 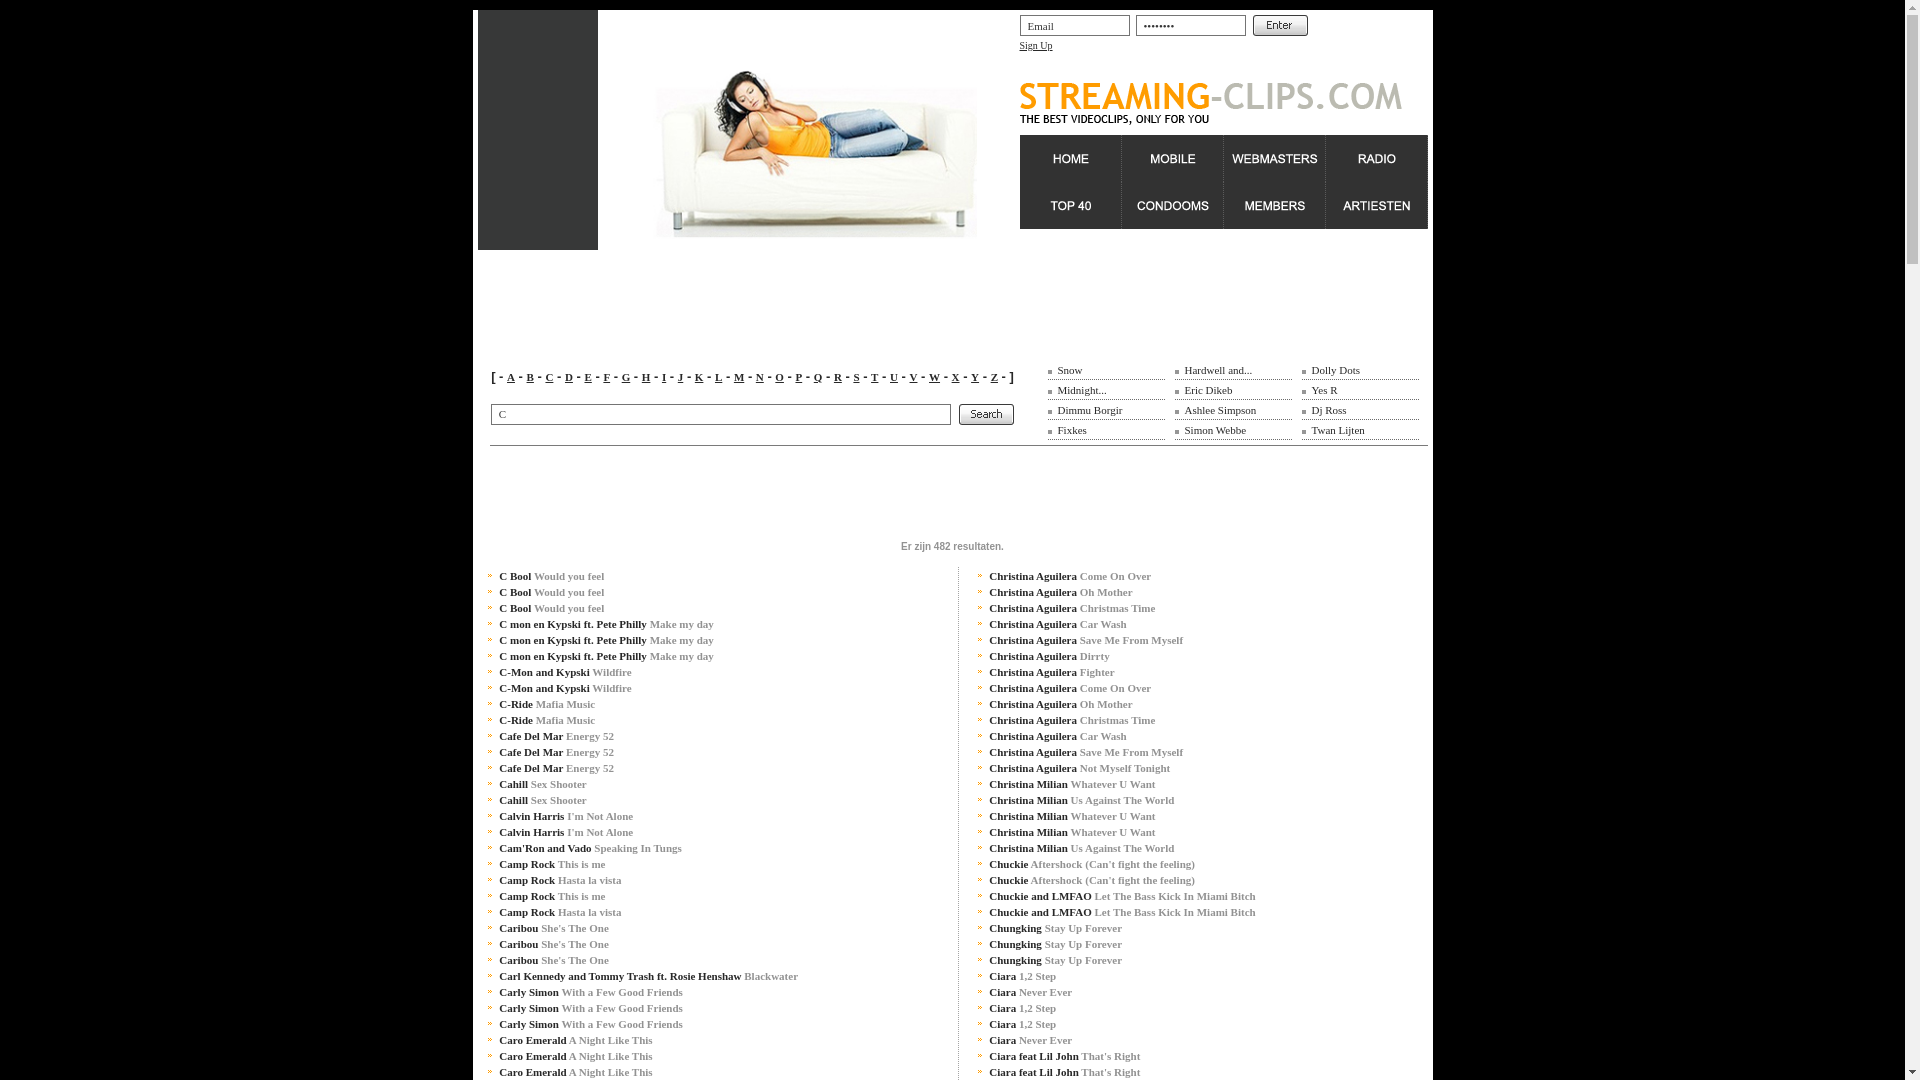 What do you see at coordinates (1213, 428) in the screenshot?
I see `'Simon Webbe'` at bounding box center [1213, 428].